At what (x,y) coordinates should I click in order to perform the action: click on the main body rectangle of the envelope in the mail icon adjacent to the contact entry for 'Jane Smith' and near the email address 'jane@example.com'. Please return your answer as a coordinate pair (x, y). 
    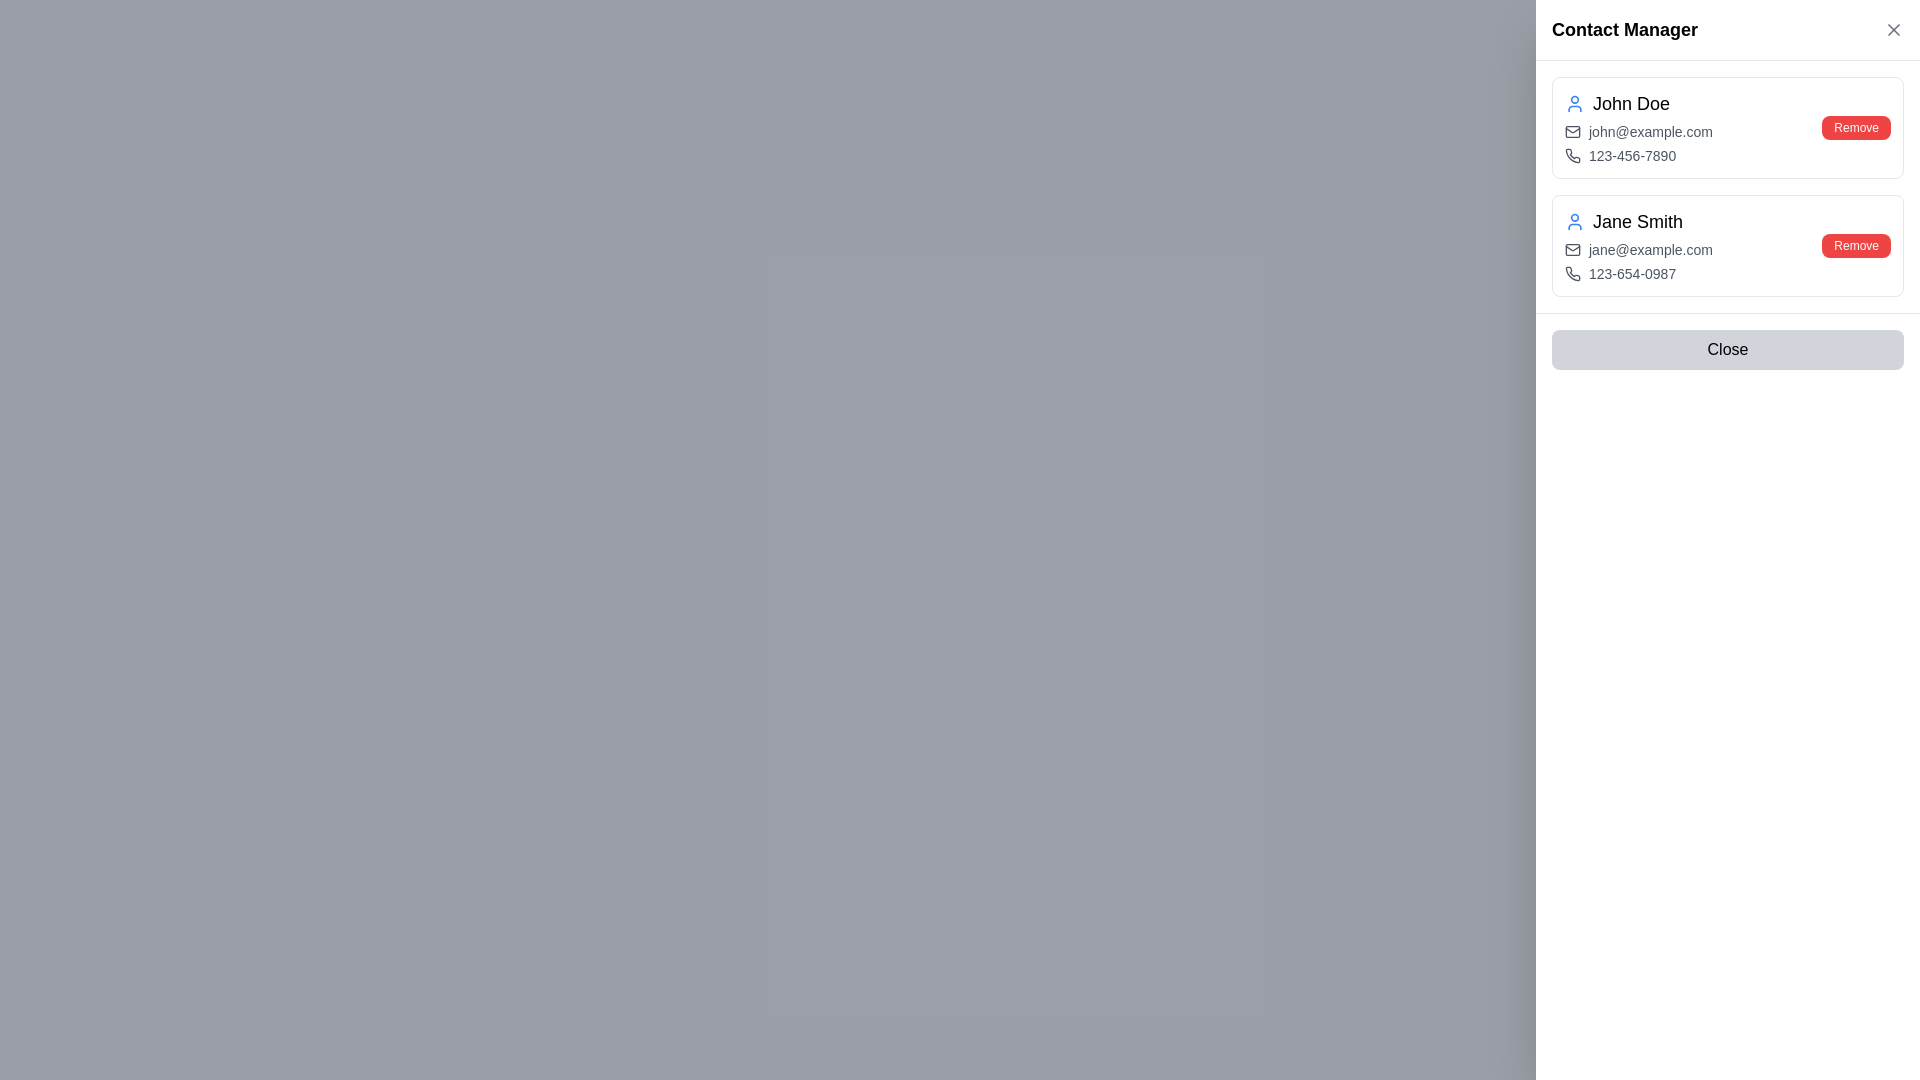
    Looking at the image, I should click on (1572, 249).